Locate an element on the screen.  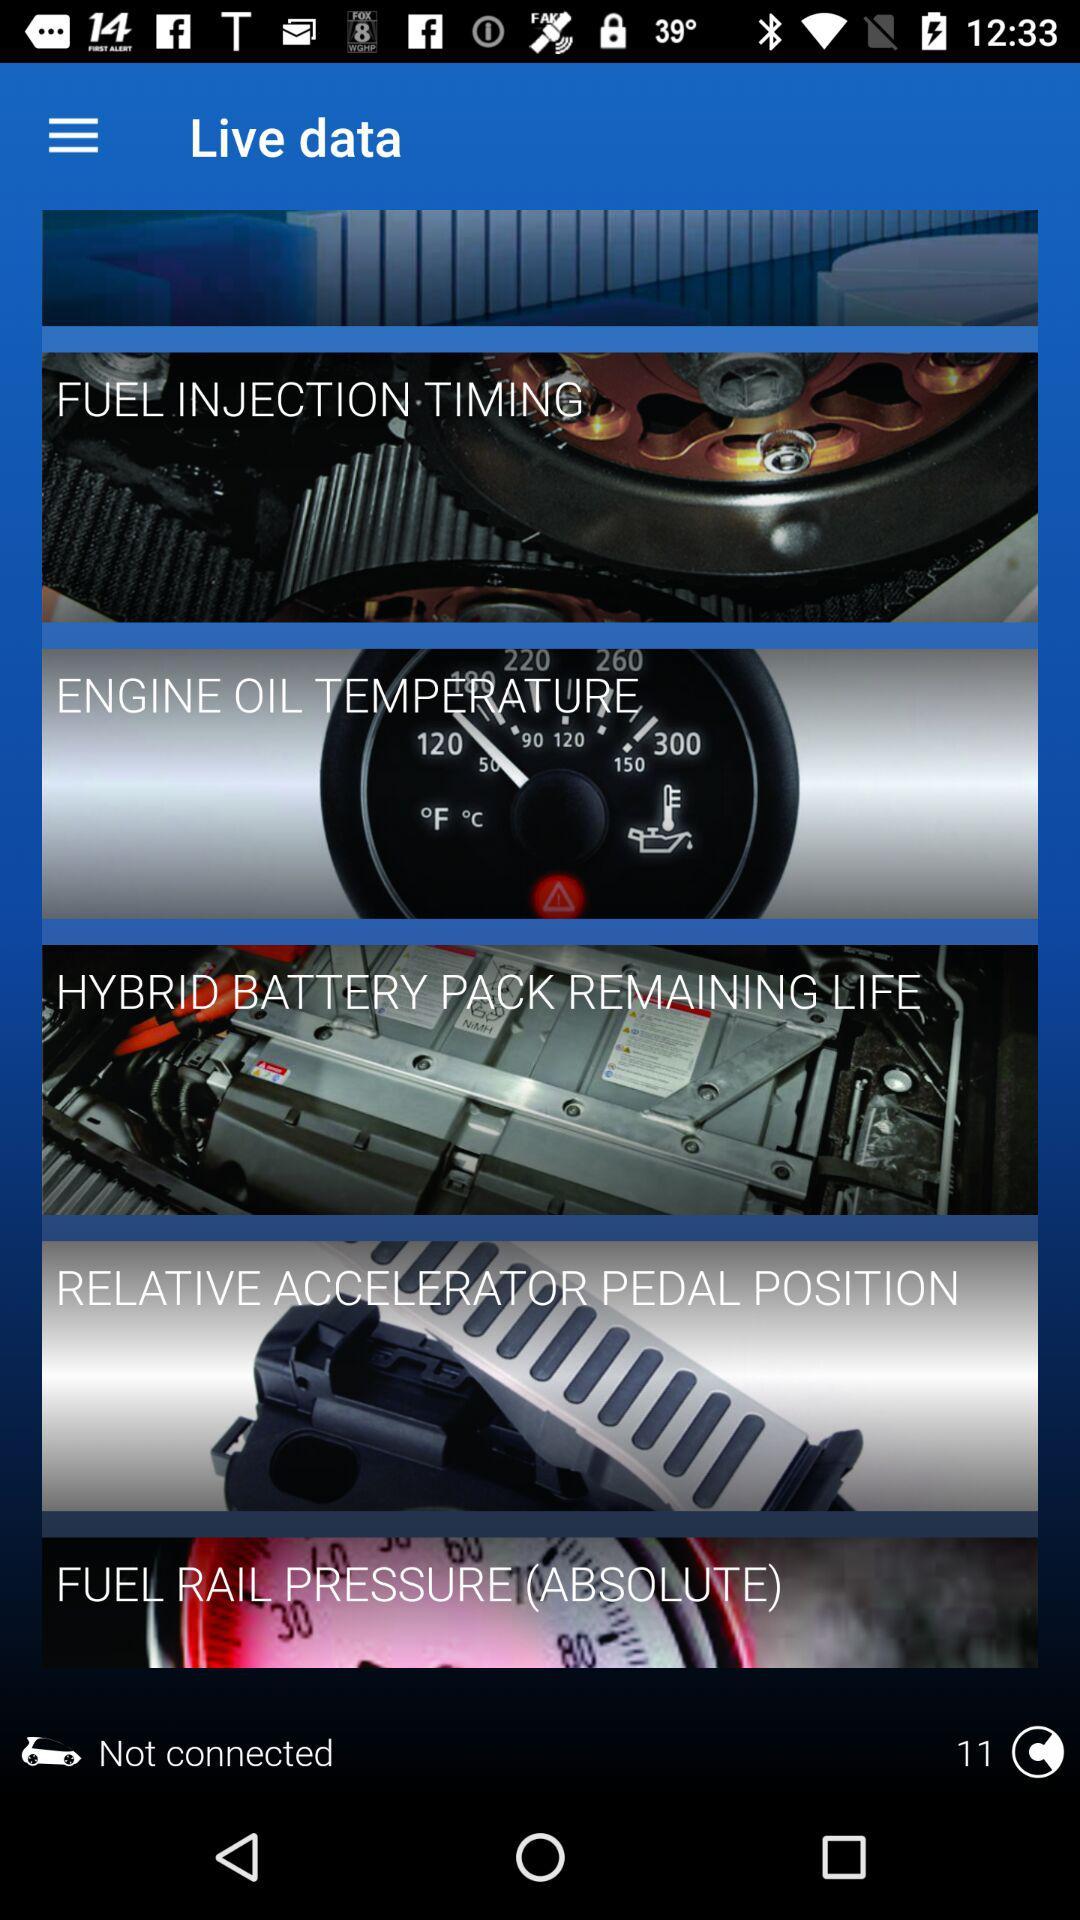
relative accelerator pedal icon is located at coordinates (525, 1286).